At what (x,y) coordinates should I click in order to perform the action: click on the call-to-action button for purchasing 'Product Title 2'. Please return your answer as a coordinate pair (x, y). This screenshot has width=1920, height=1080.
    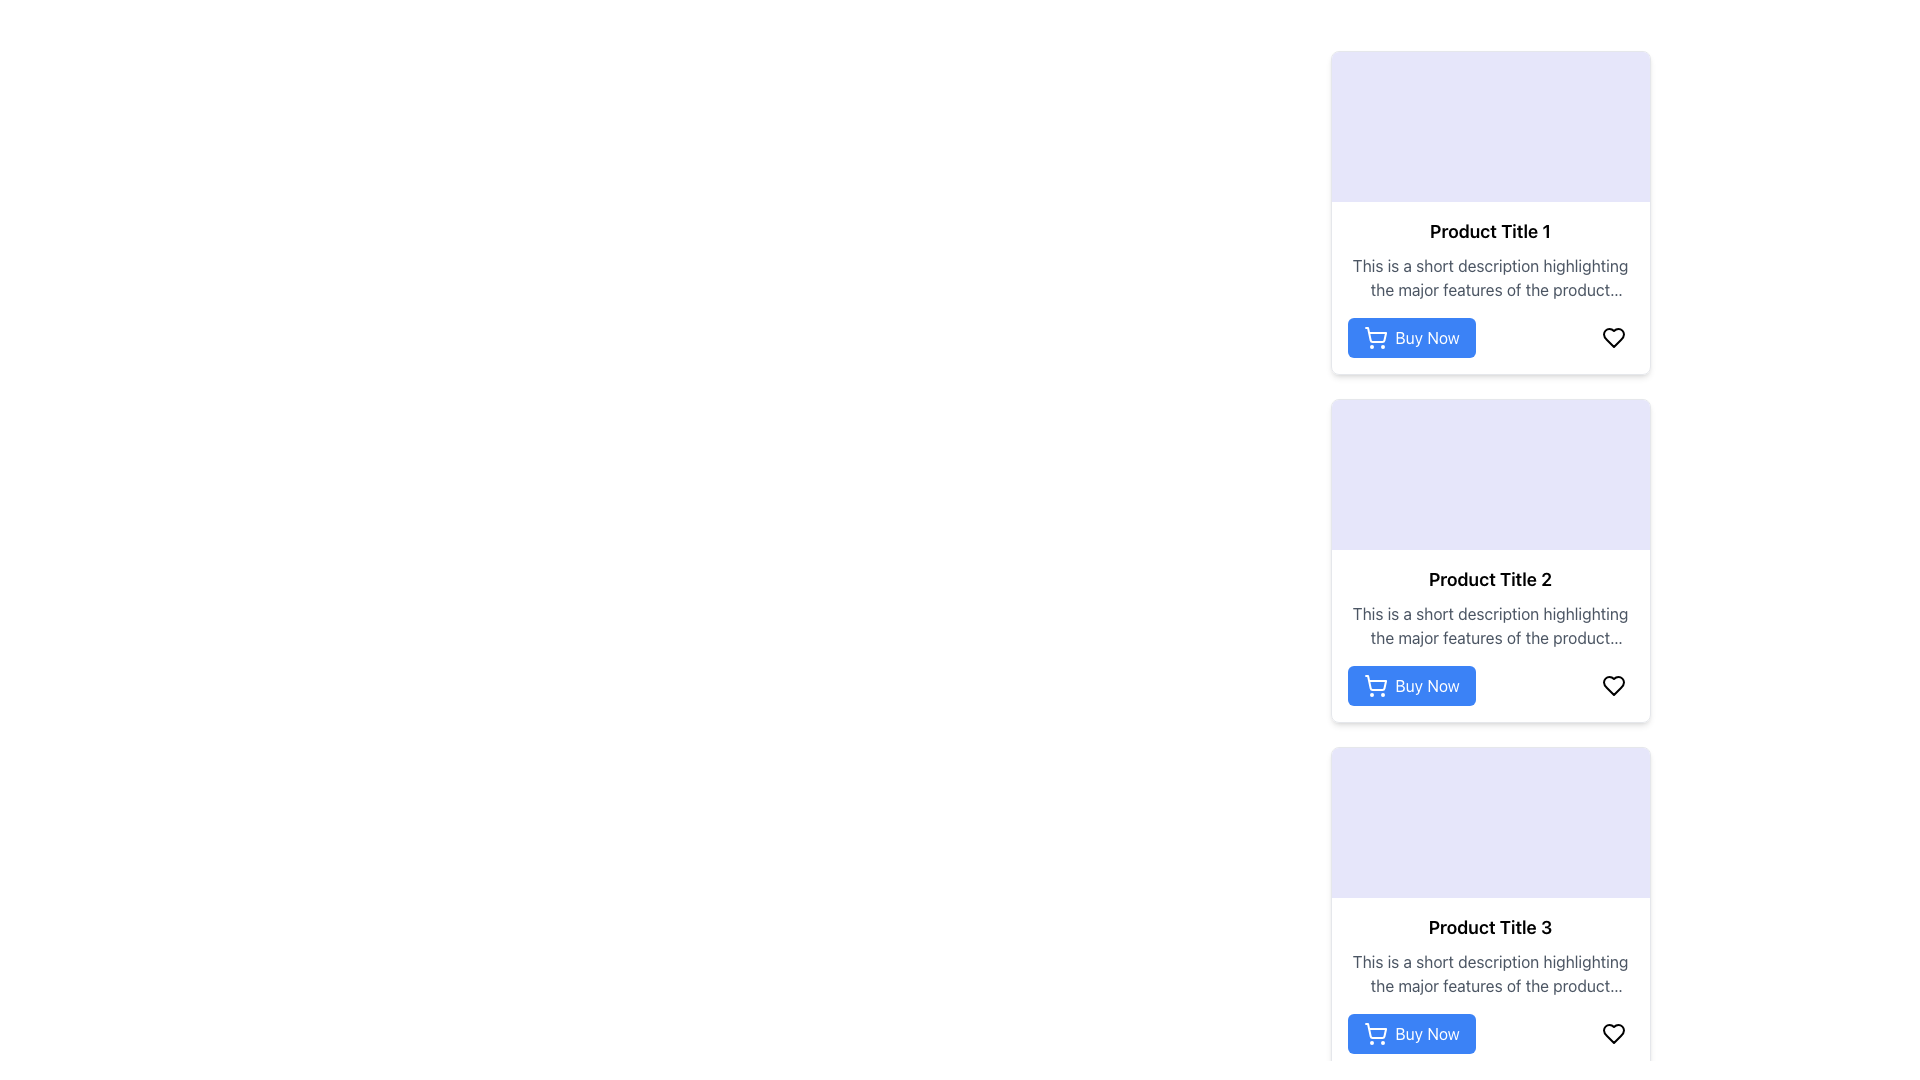
    Looking at the image, I should click on (1490, 685).